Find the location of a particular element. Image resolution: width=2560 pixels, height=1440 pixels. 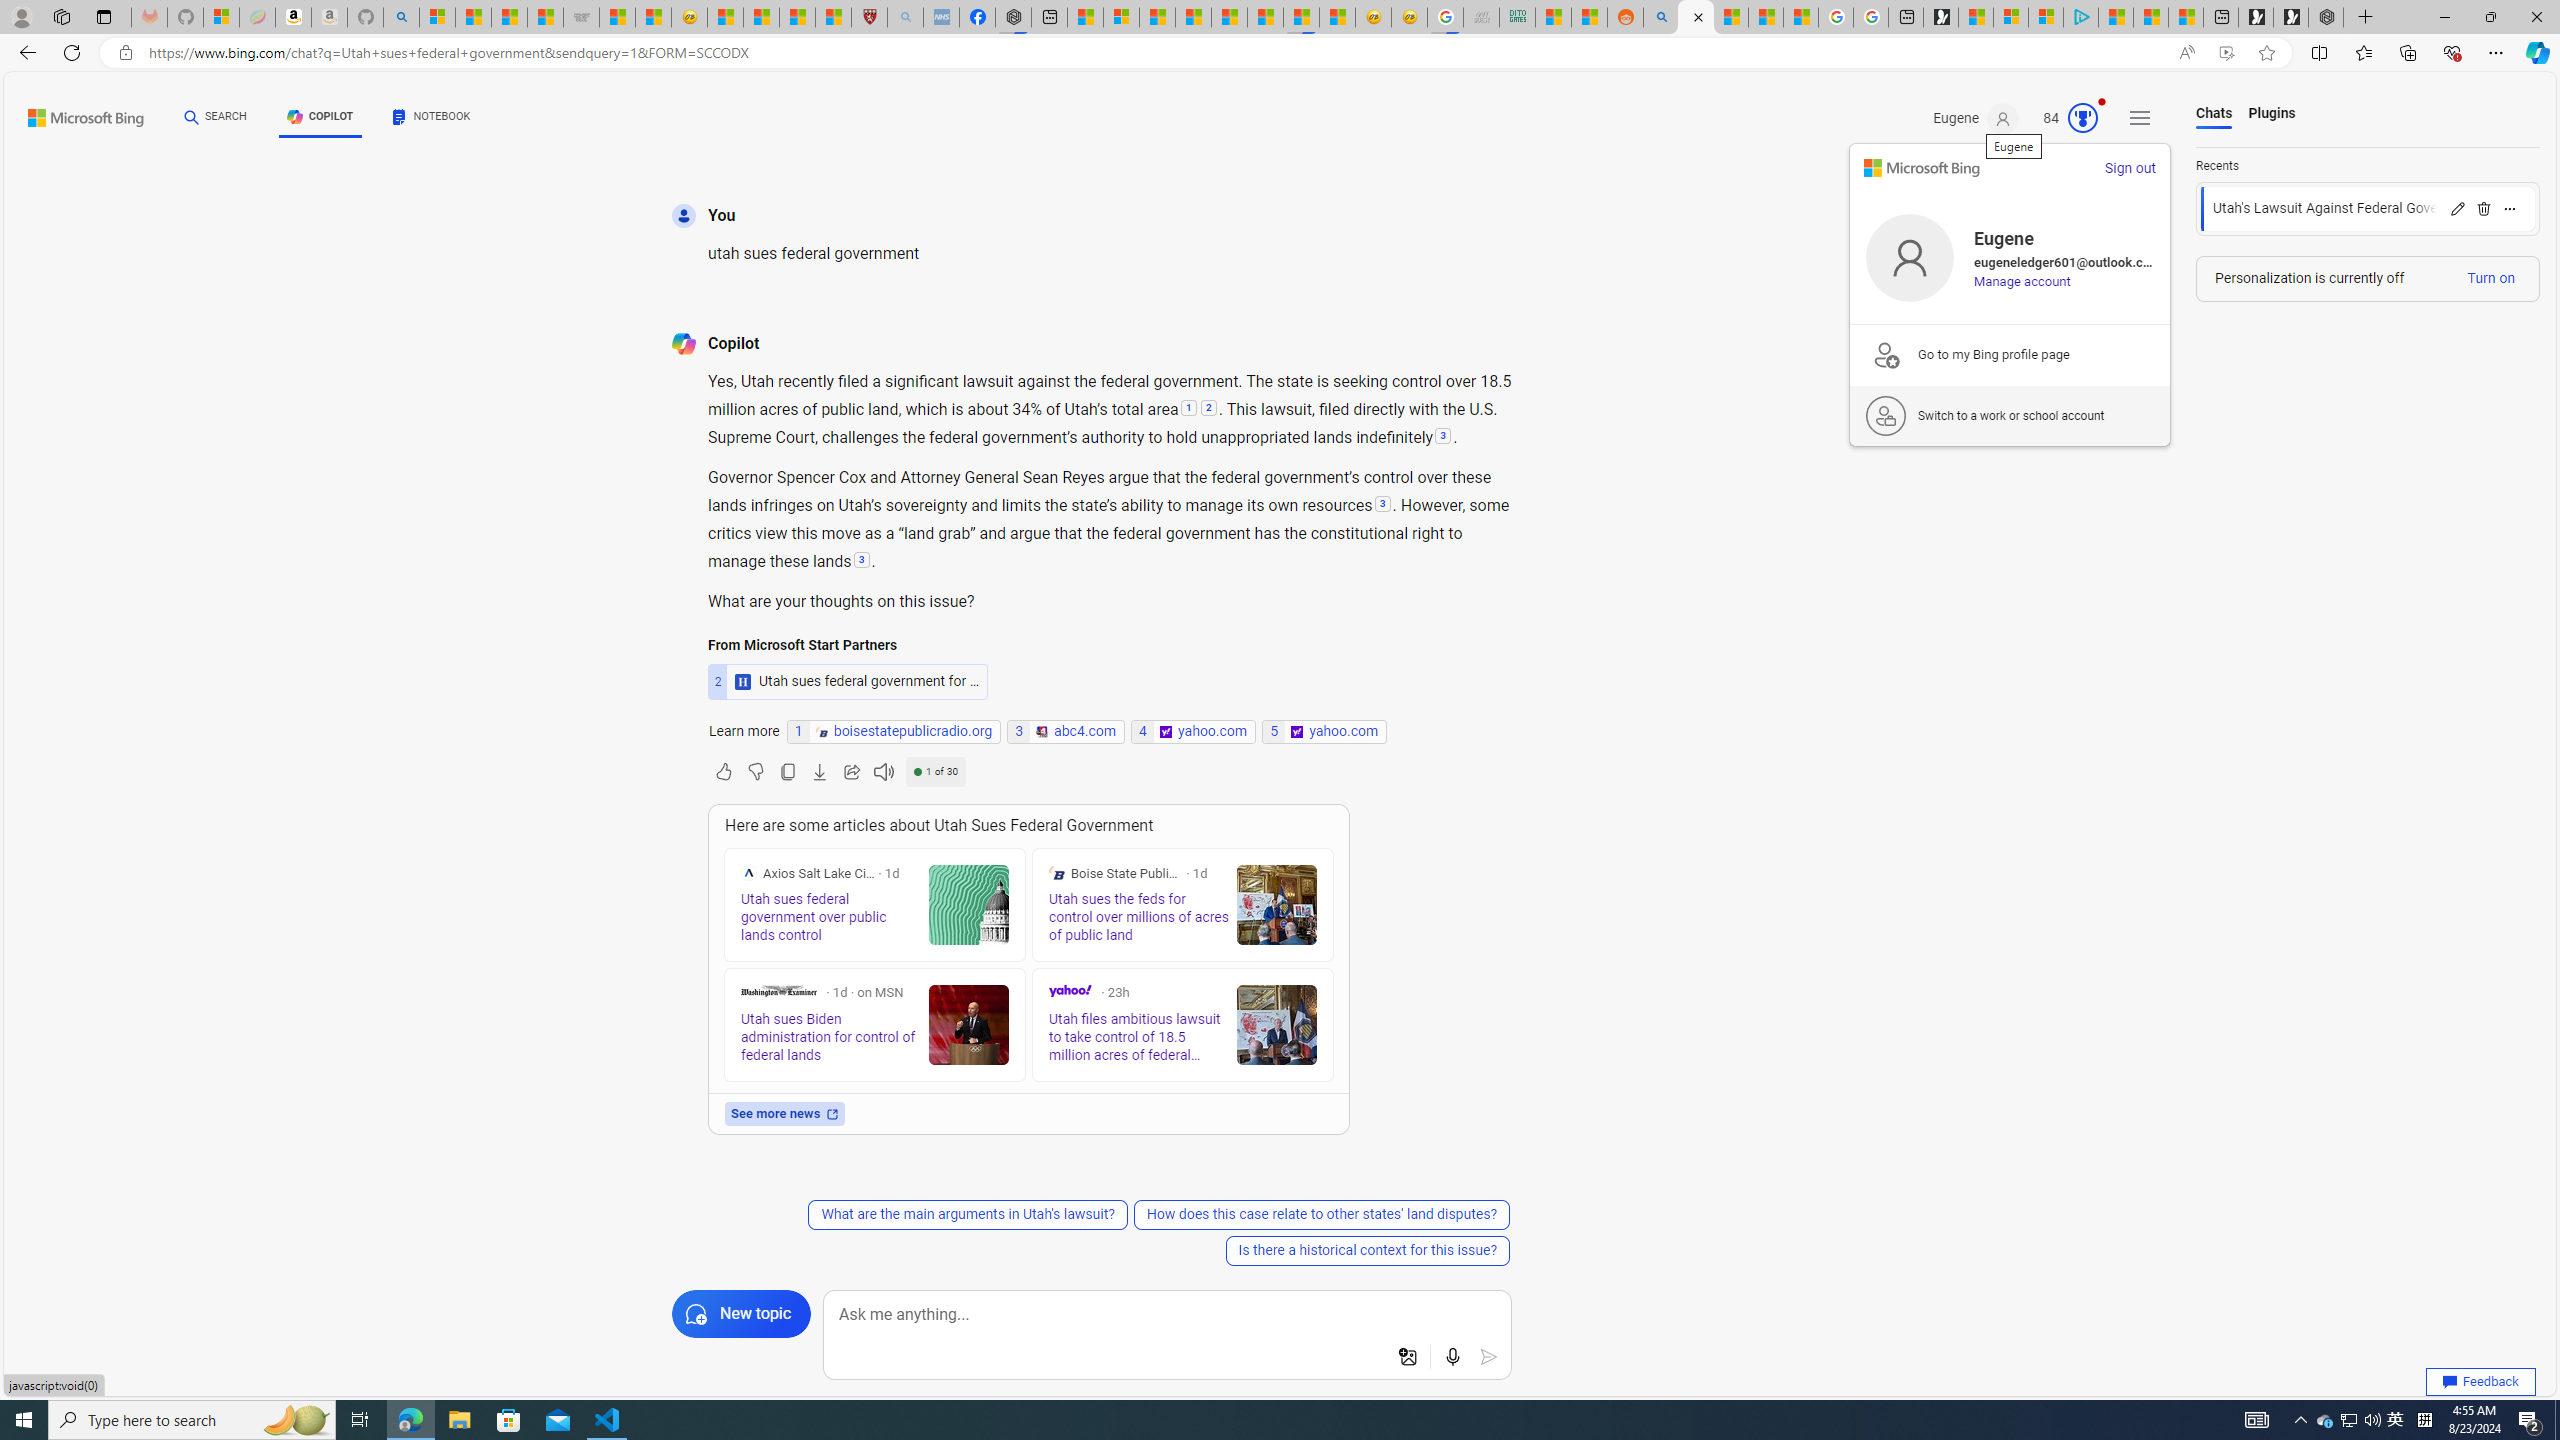

'See more news' is located at coordinates (783, 1112).